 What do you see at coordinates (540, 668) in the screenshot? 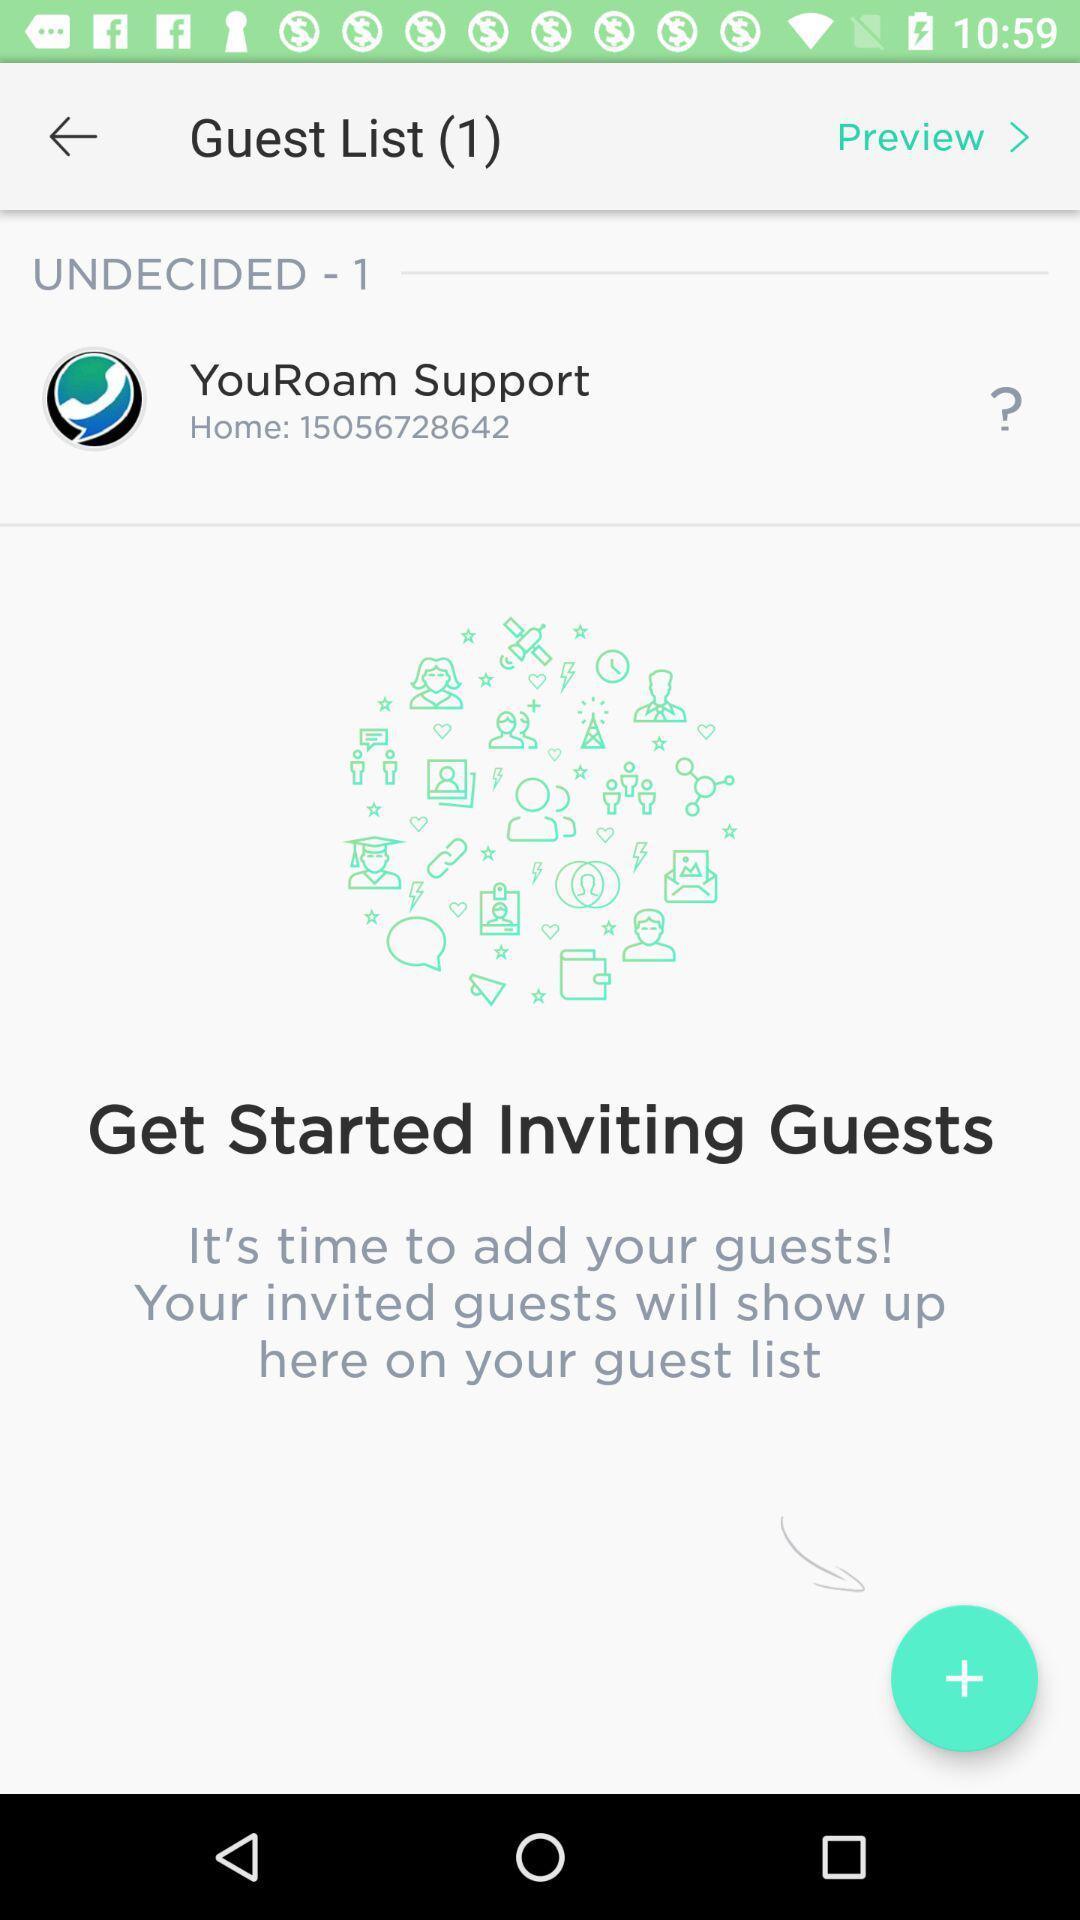
I see `the party test item` at bounding box center [540, 668].